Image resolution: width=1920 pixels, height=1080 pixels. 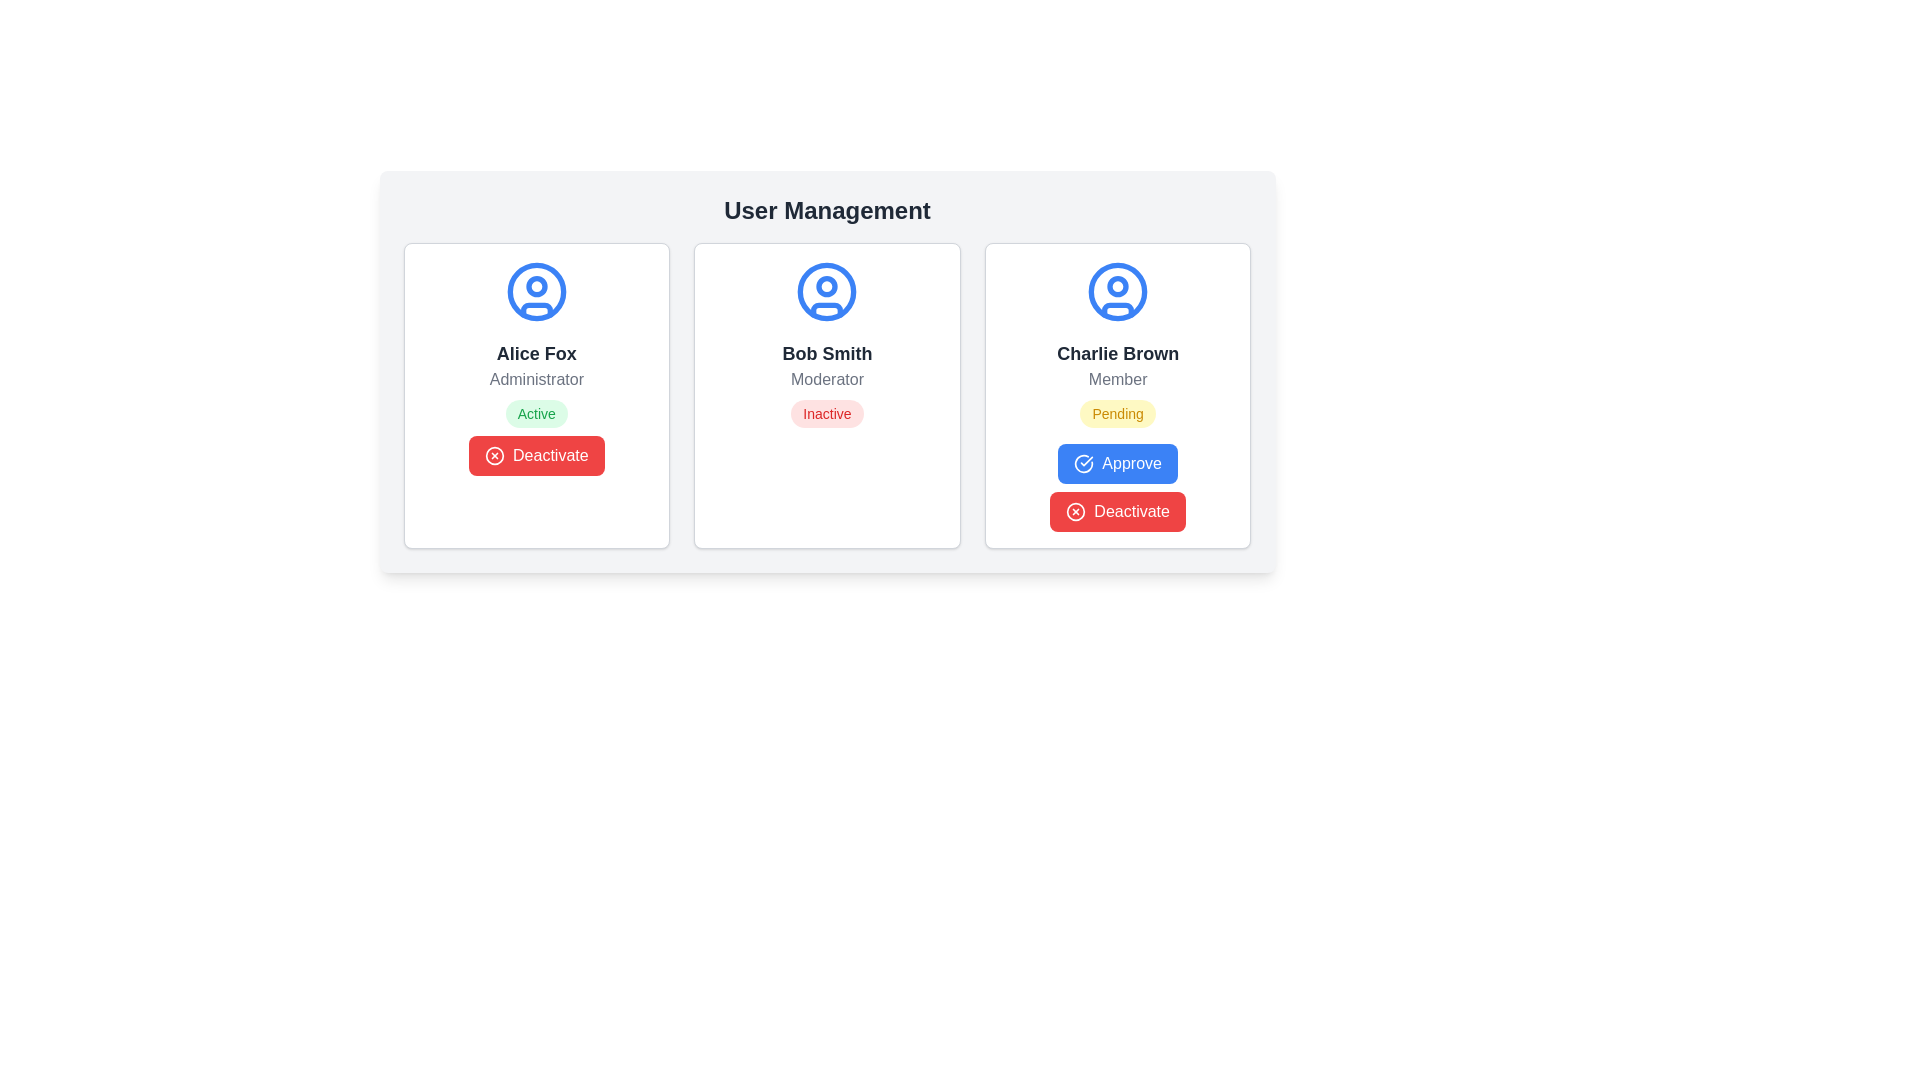 What do you see at coordinates (536, 292) in the screenshot?
I see `circular graphical element representing the user profile icon of Alice Fox, located within the user management section` at bounding box center [536, 292].